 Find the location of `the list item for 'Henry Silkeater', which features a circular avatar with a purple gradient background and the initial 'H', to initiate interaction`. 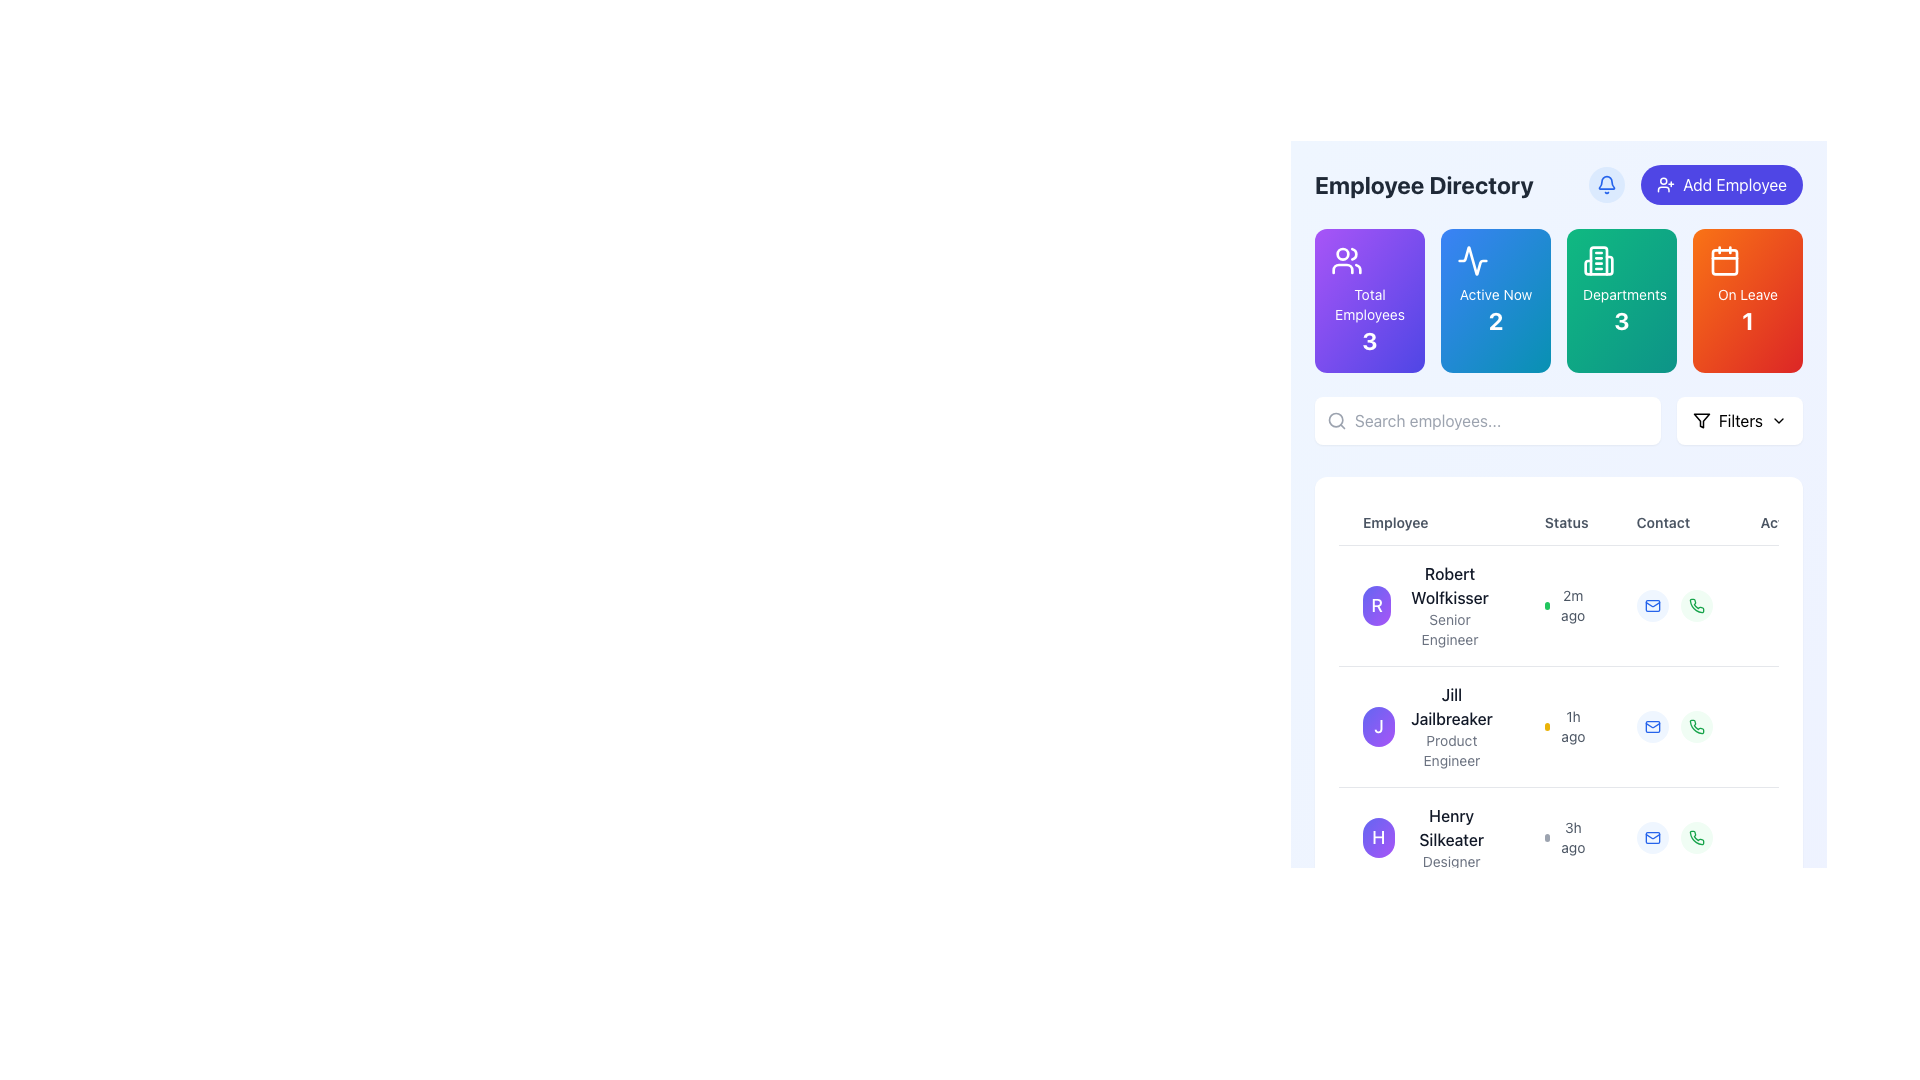

the list item for 'Henry Silkeater', which features a circular avatar with a purple gradient background and the initial 'H', to initiate interaction is located at coordinates (1428, 837).